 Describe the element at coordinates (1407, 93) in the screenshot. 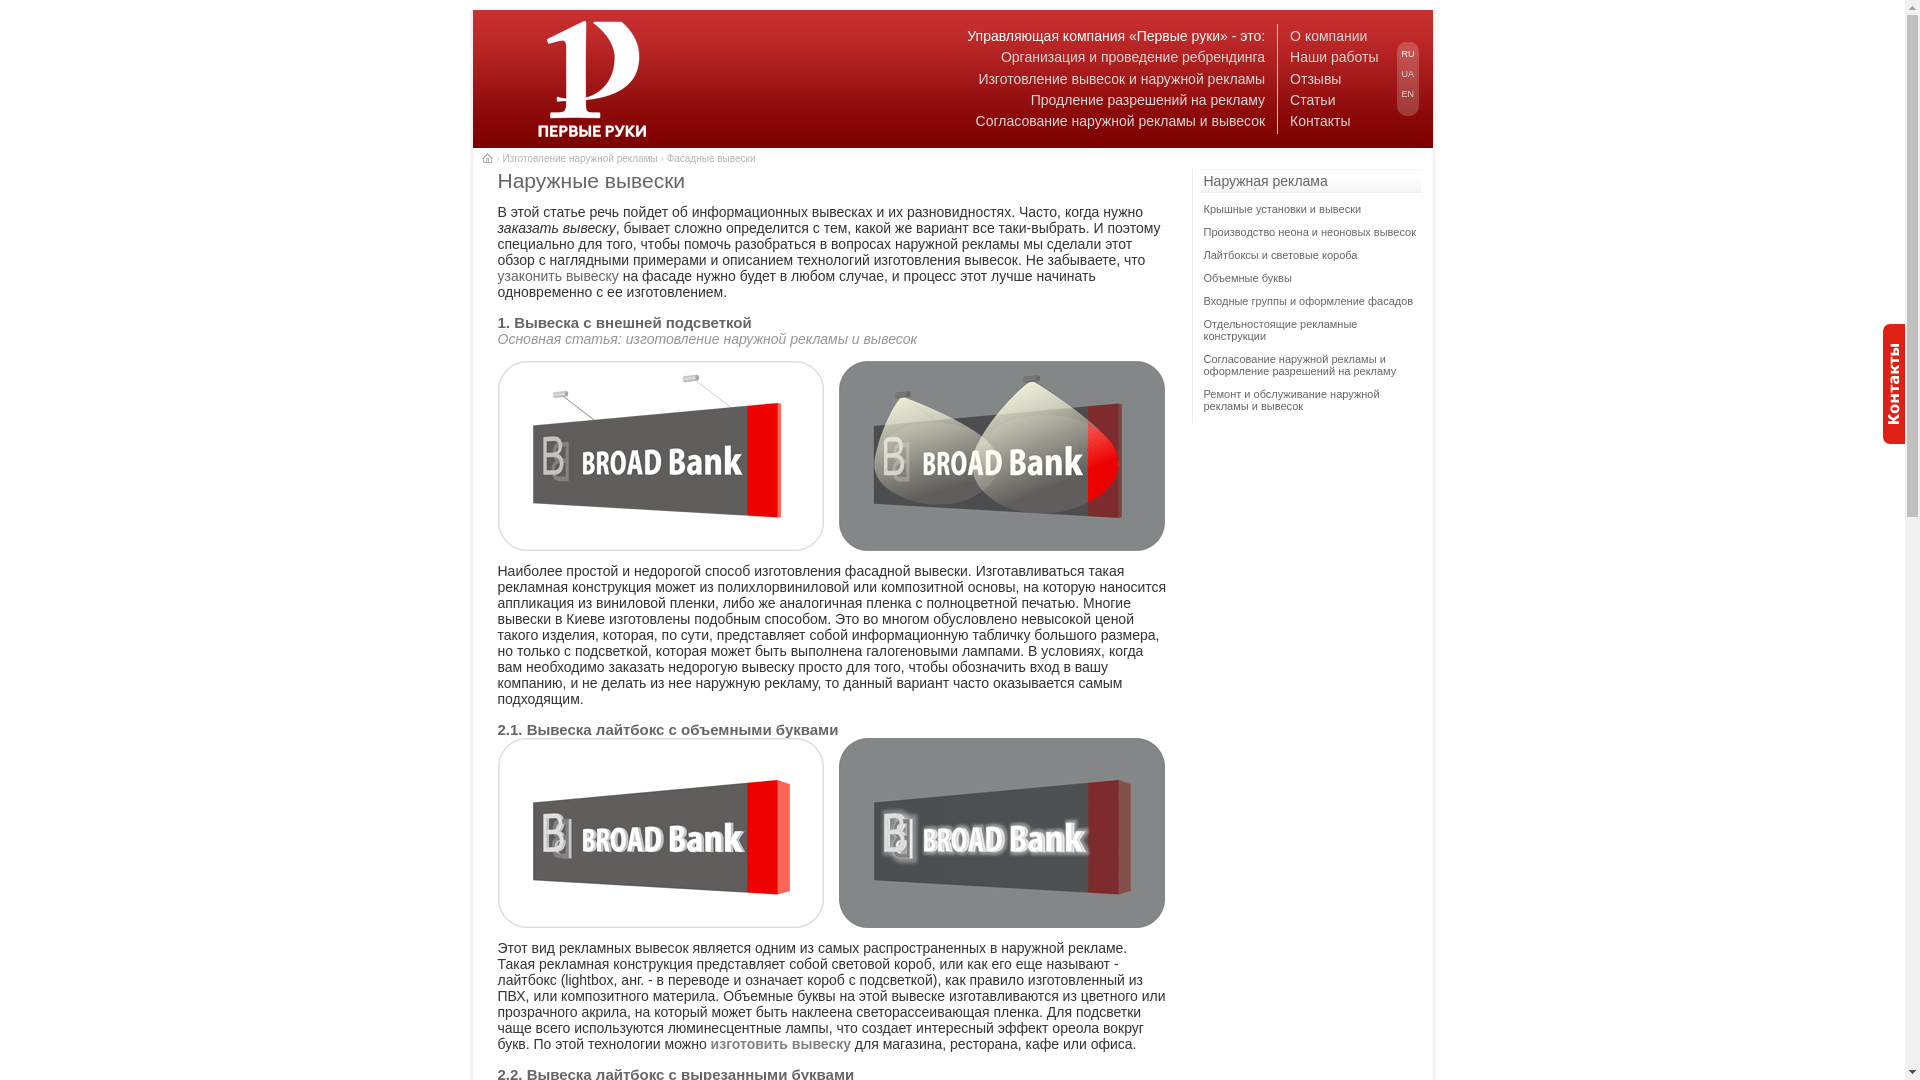

I see `'EN'` at that location.